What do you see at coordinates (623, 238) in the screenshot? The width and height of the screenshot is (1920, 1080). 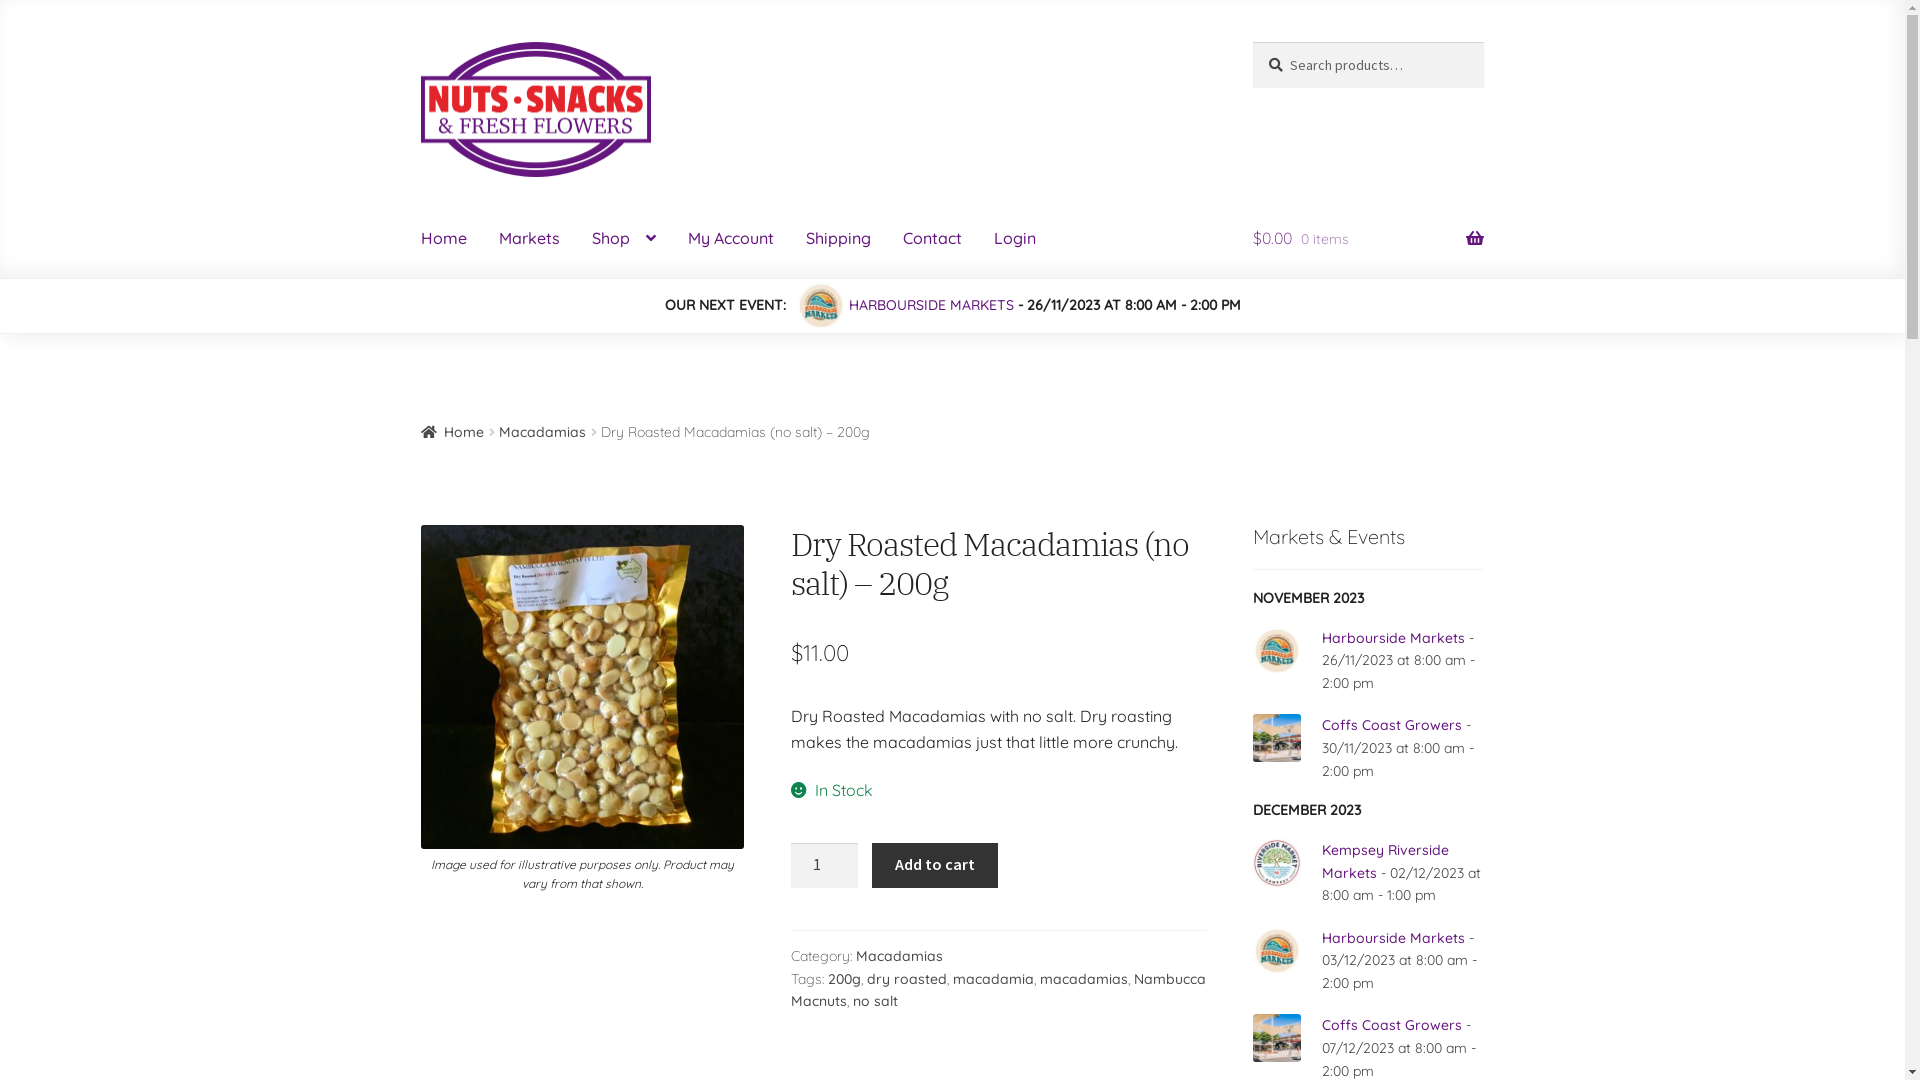 I see `'Shop'` at bounding box center [623, 238].